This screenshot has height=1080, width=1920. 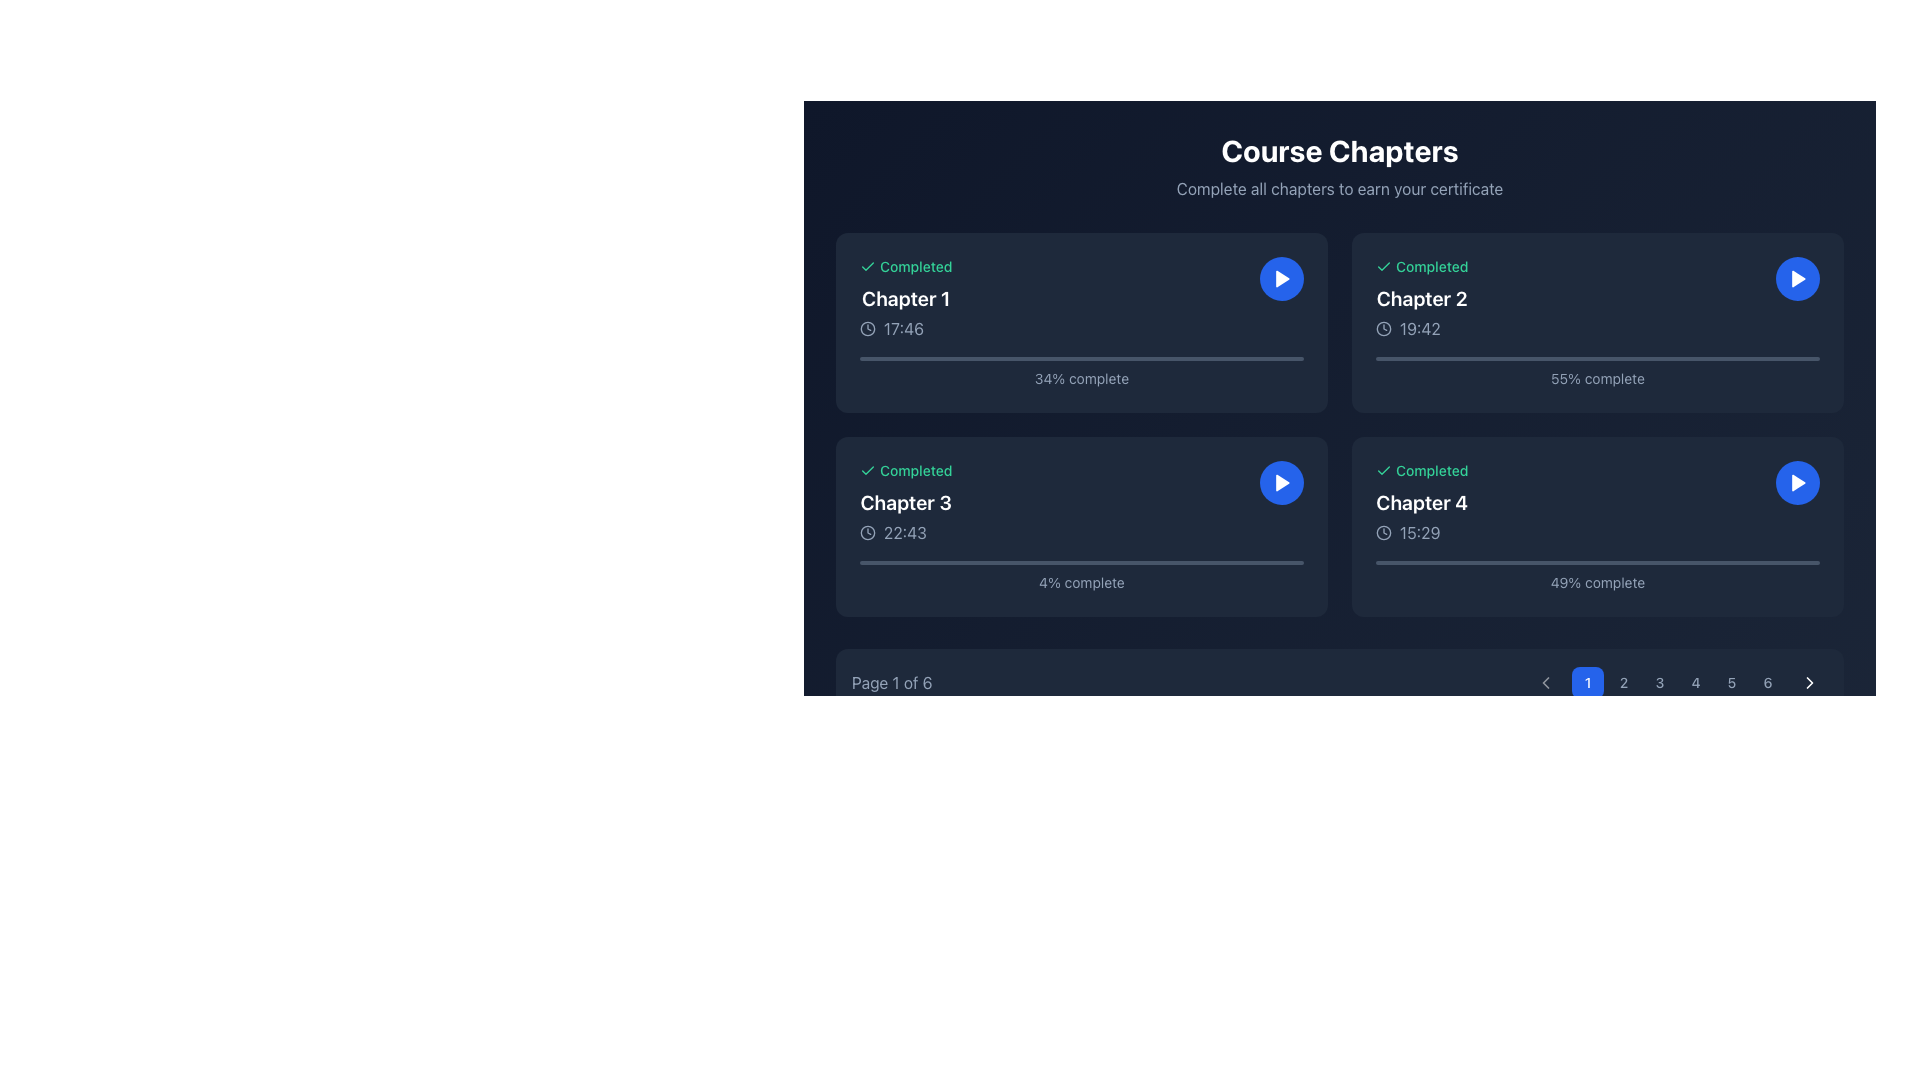 What do you see at coordinates (1678, 681) in the screenshot?
I see `the pagination button located at the bottom center of the interface` at bounding box center [1678, 681].